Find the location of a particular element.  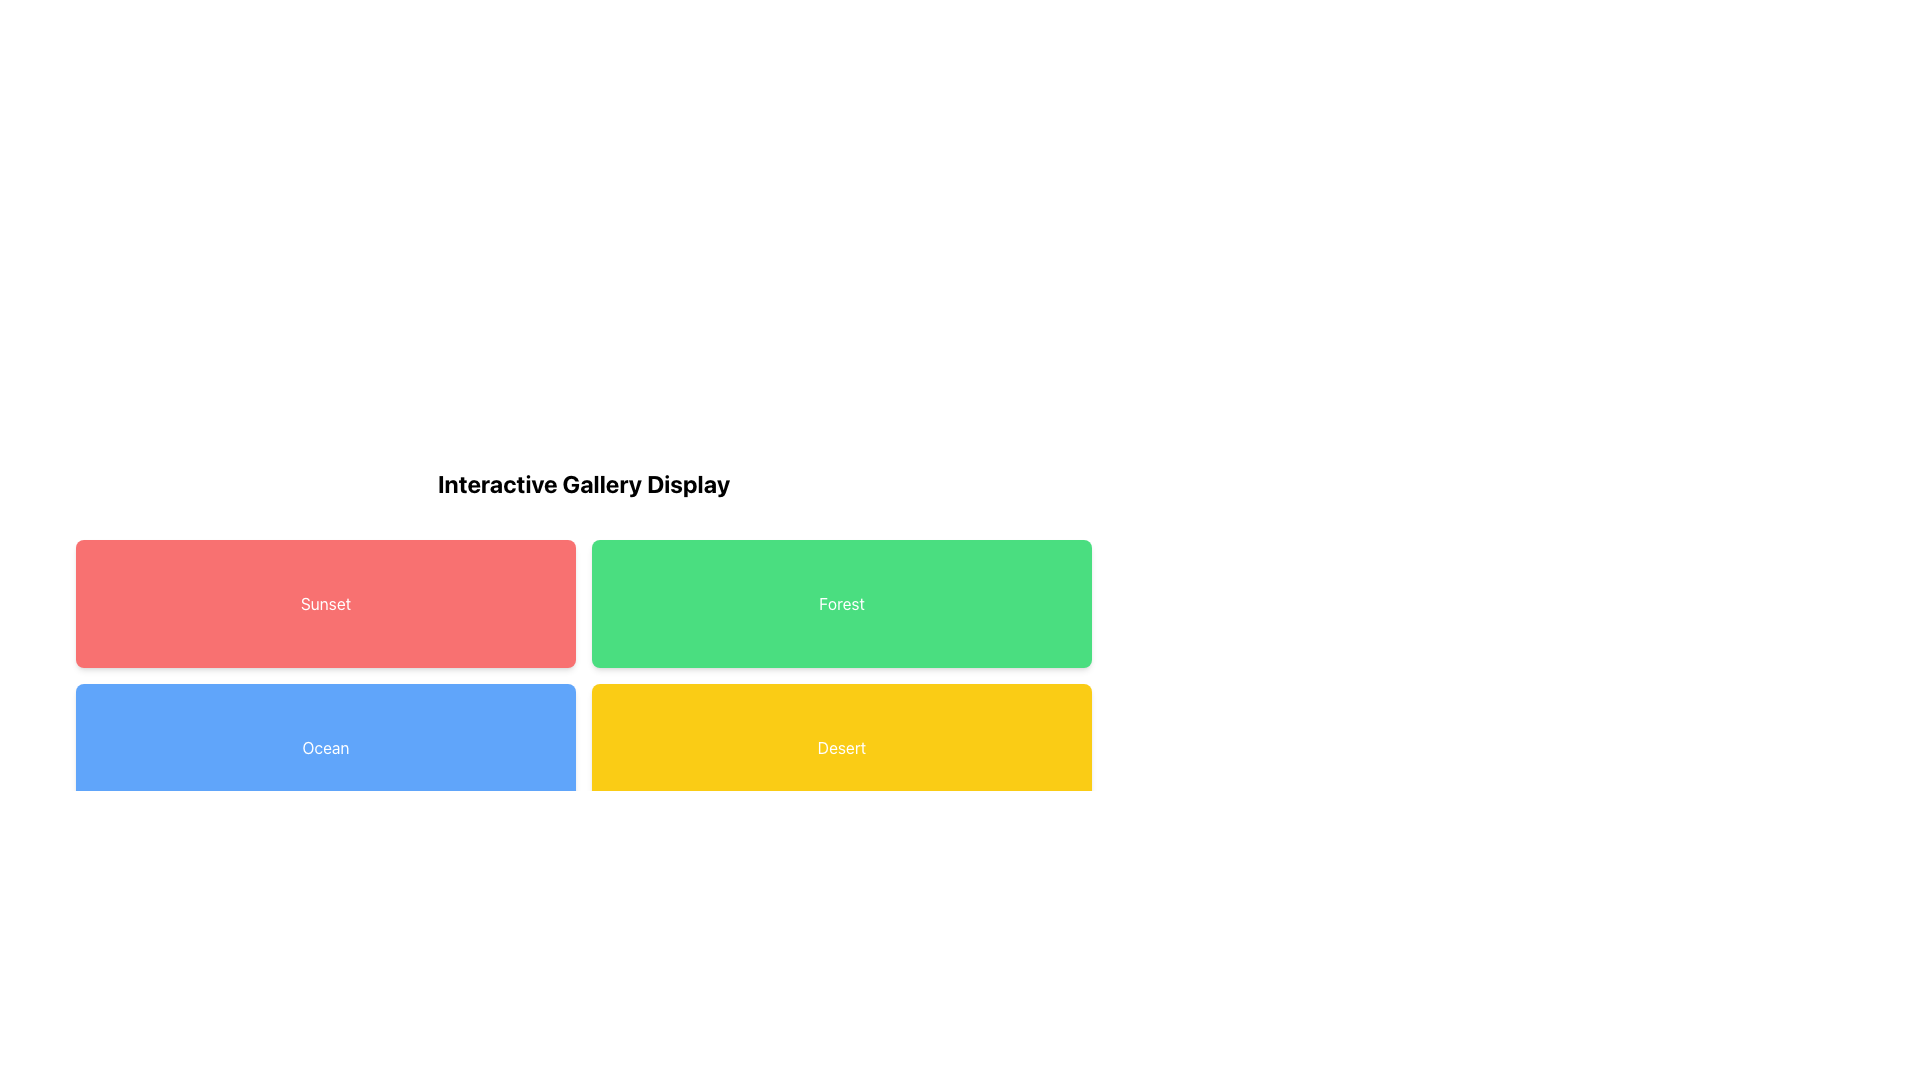

text label 'Sunset' on the red rectangular button with rounded corners located in the top-left of the grid layout is located at coordinates (326, 603).